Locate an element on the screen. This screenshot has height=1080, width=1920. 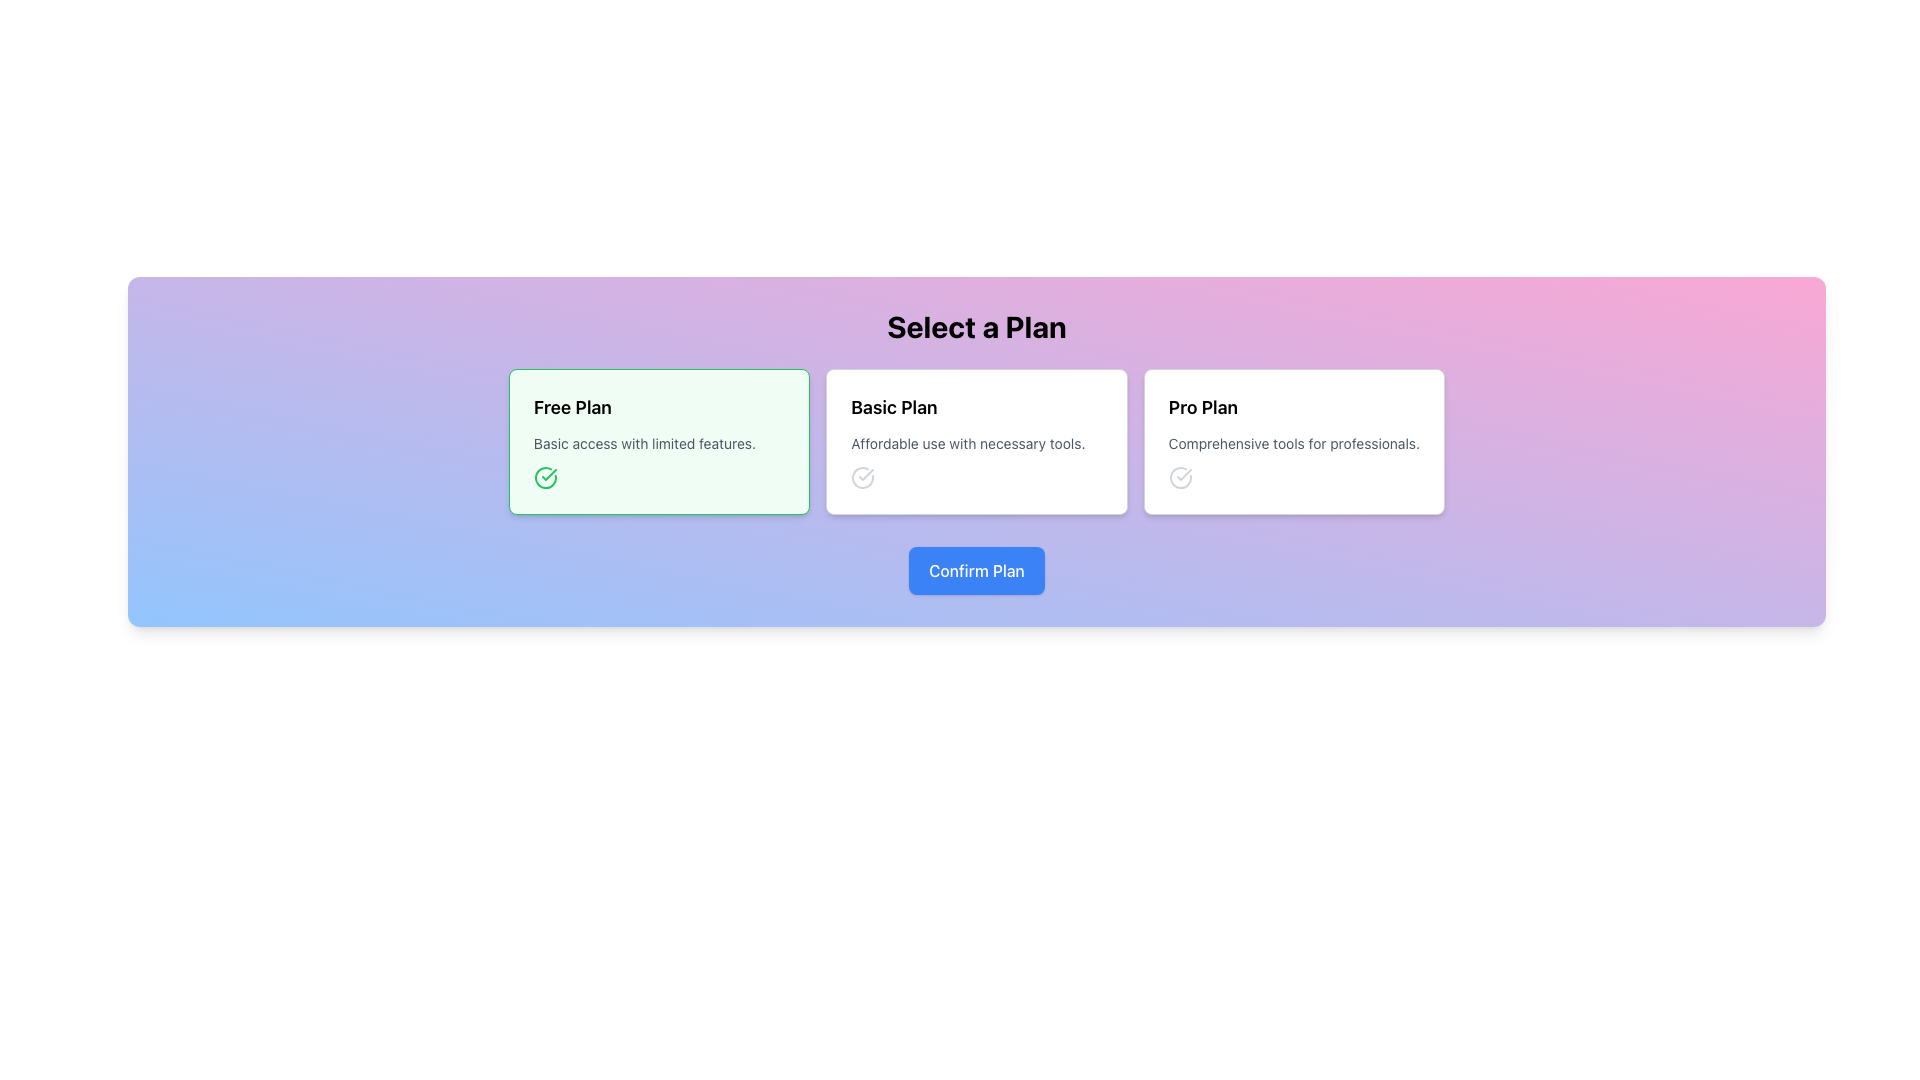
the 'Basic Plan' card to review the information displayed, located centrally in the layout between the 'Free Plan' and 'Pro Plan' cards is located at coordinates (977, 441).